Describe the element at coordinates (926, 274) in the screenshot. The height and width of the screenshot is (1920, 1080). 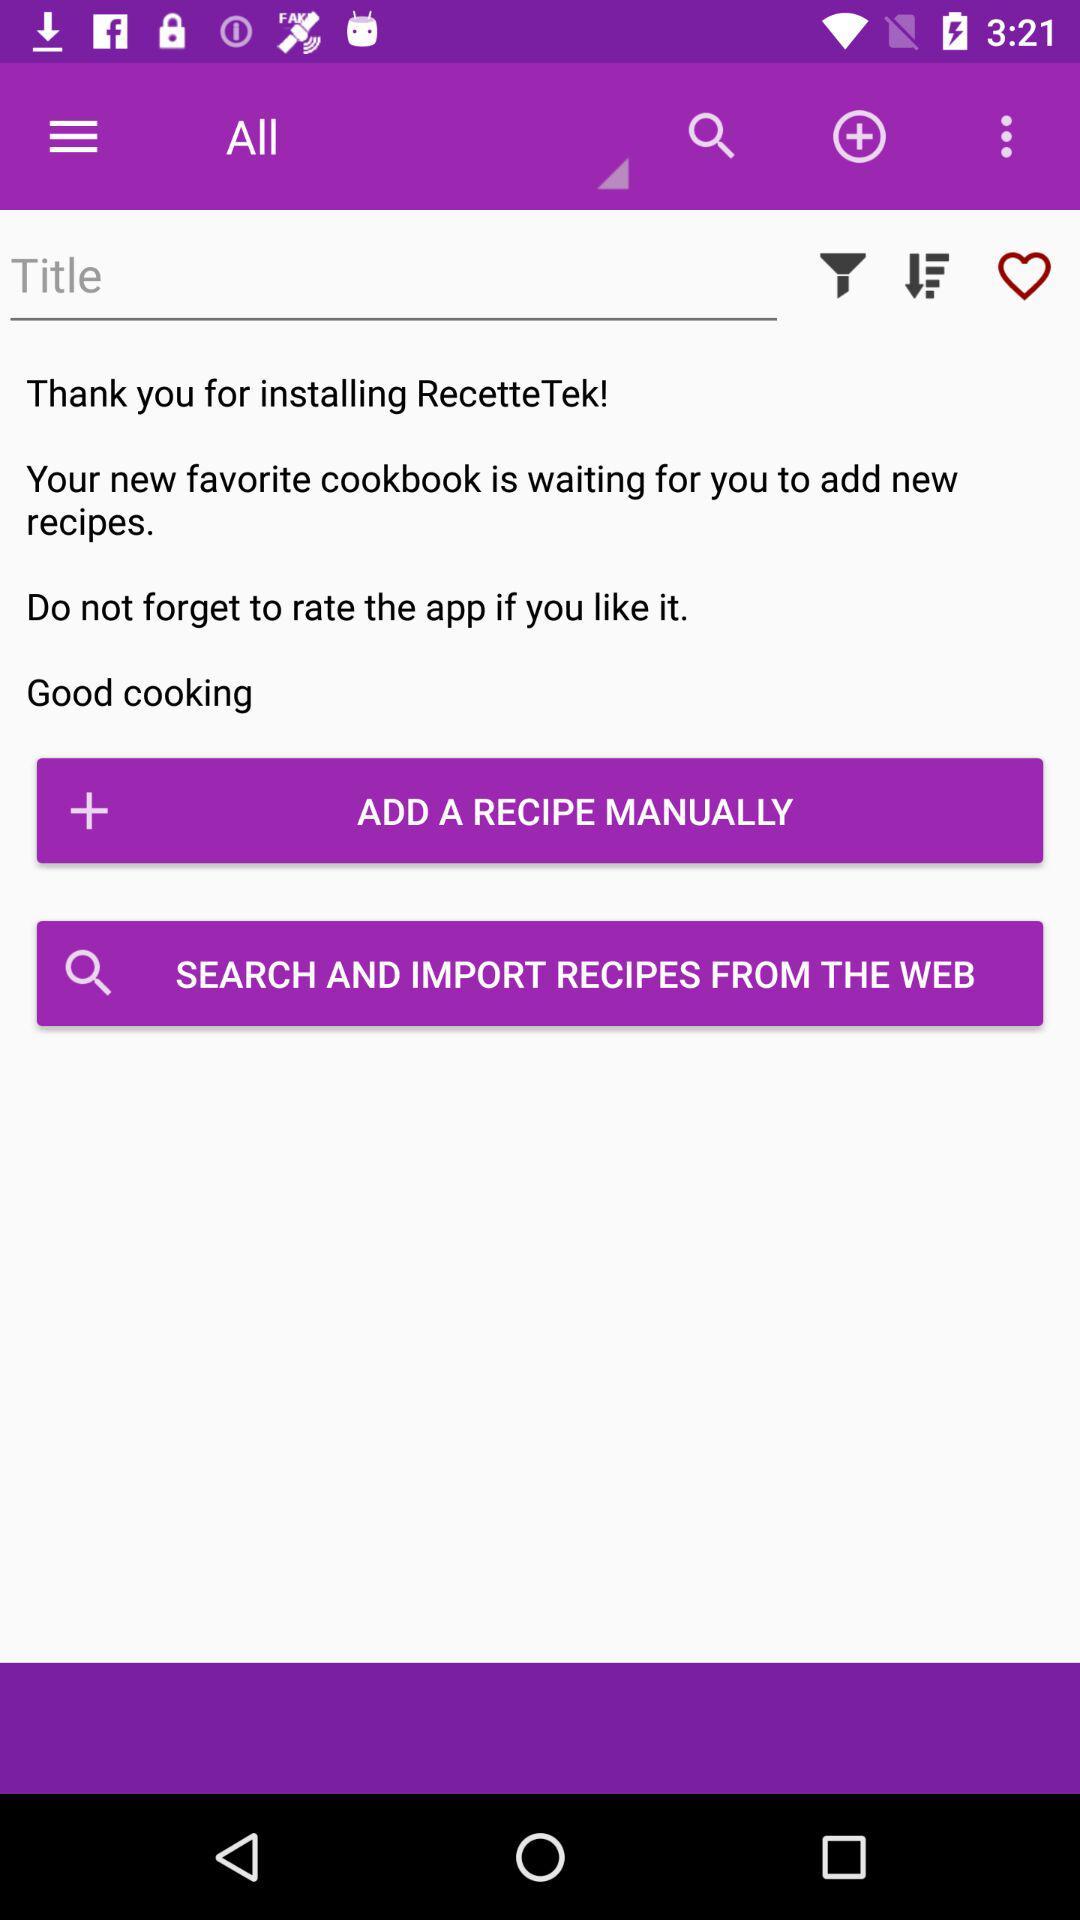
I see `the filter_list icon` at that location.